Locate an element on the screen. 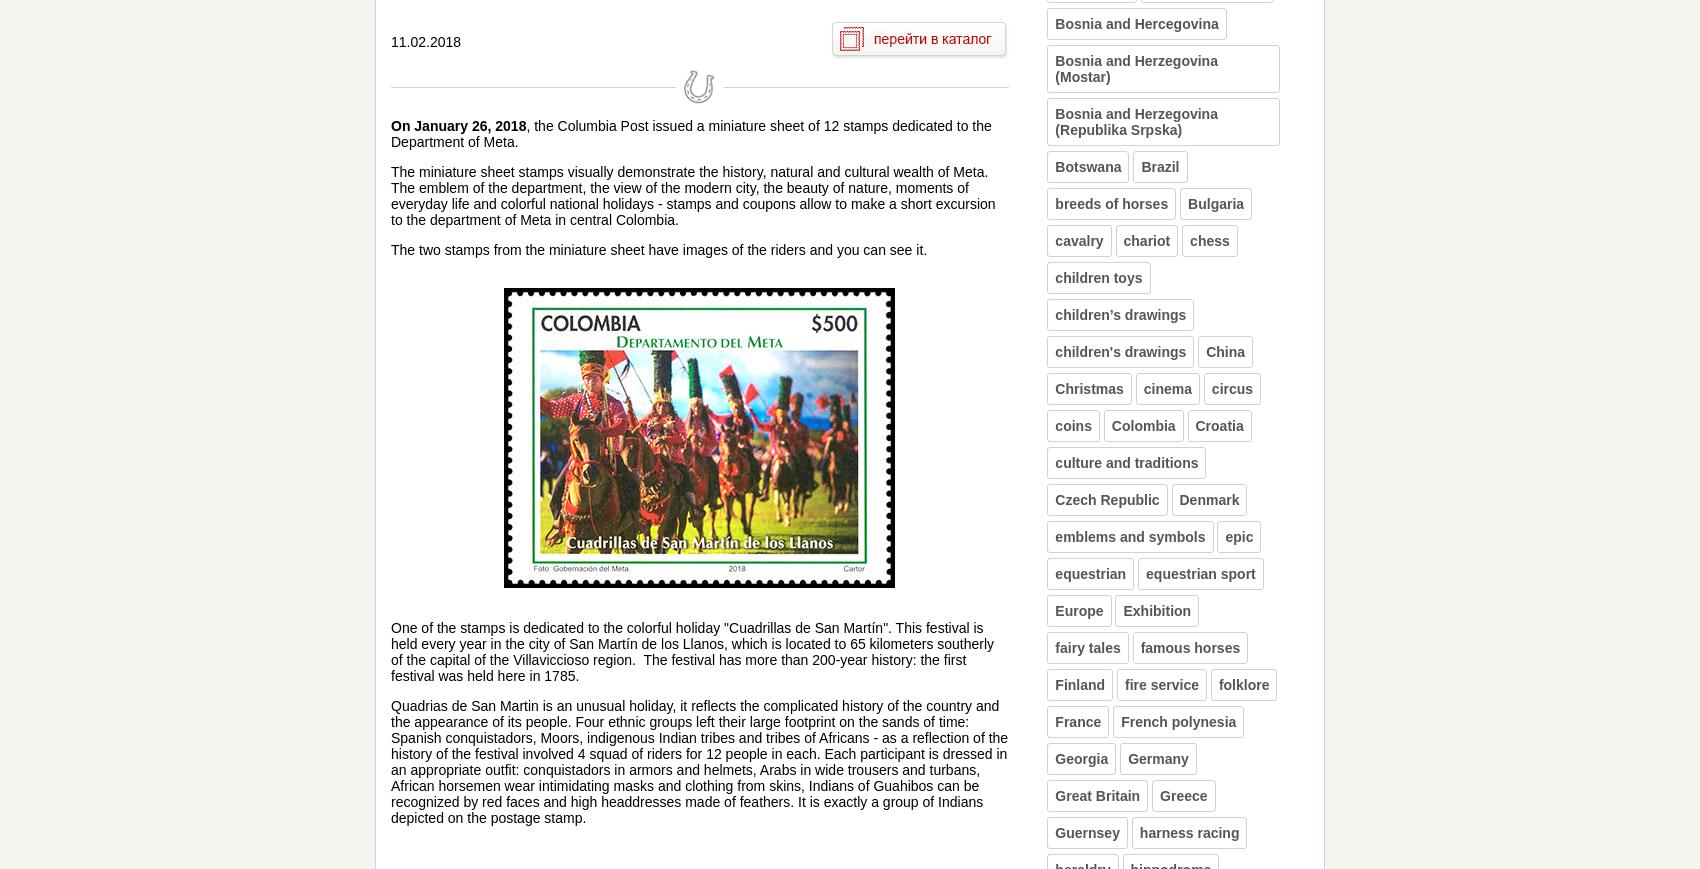 This screenshot has width=1700, height=869. 'fairy tales' is located at coordinates (1087, 648).